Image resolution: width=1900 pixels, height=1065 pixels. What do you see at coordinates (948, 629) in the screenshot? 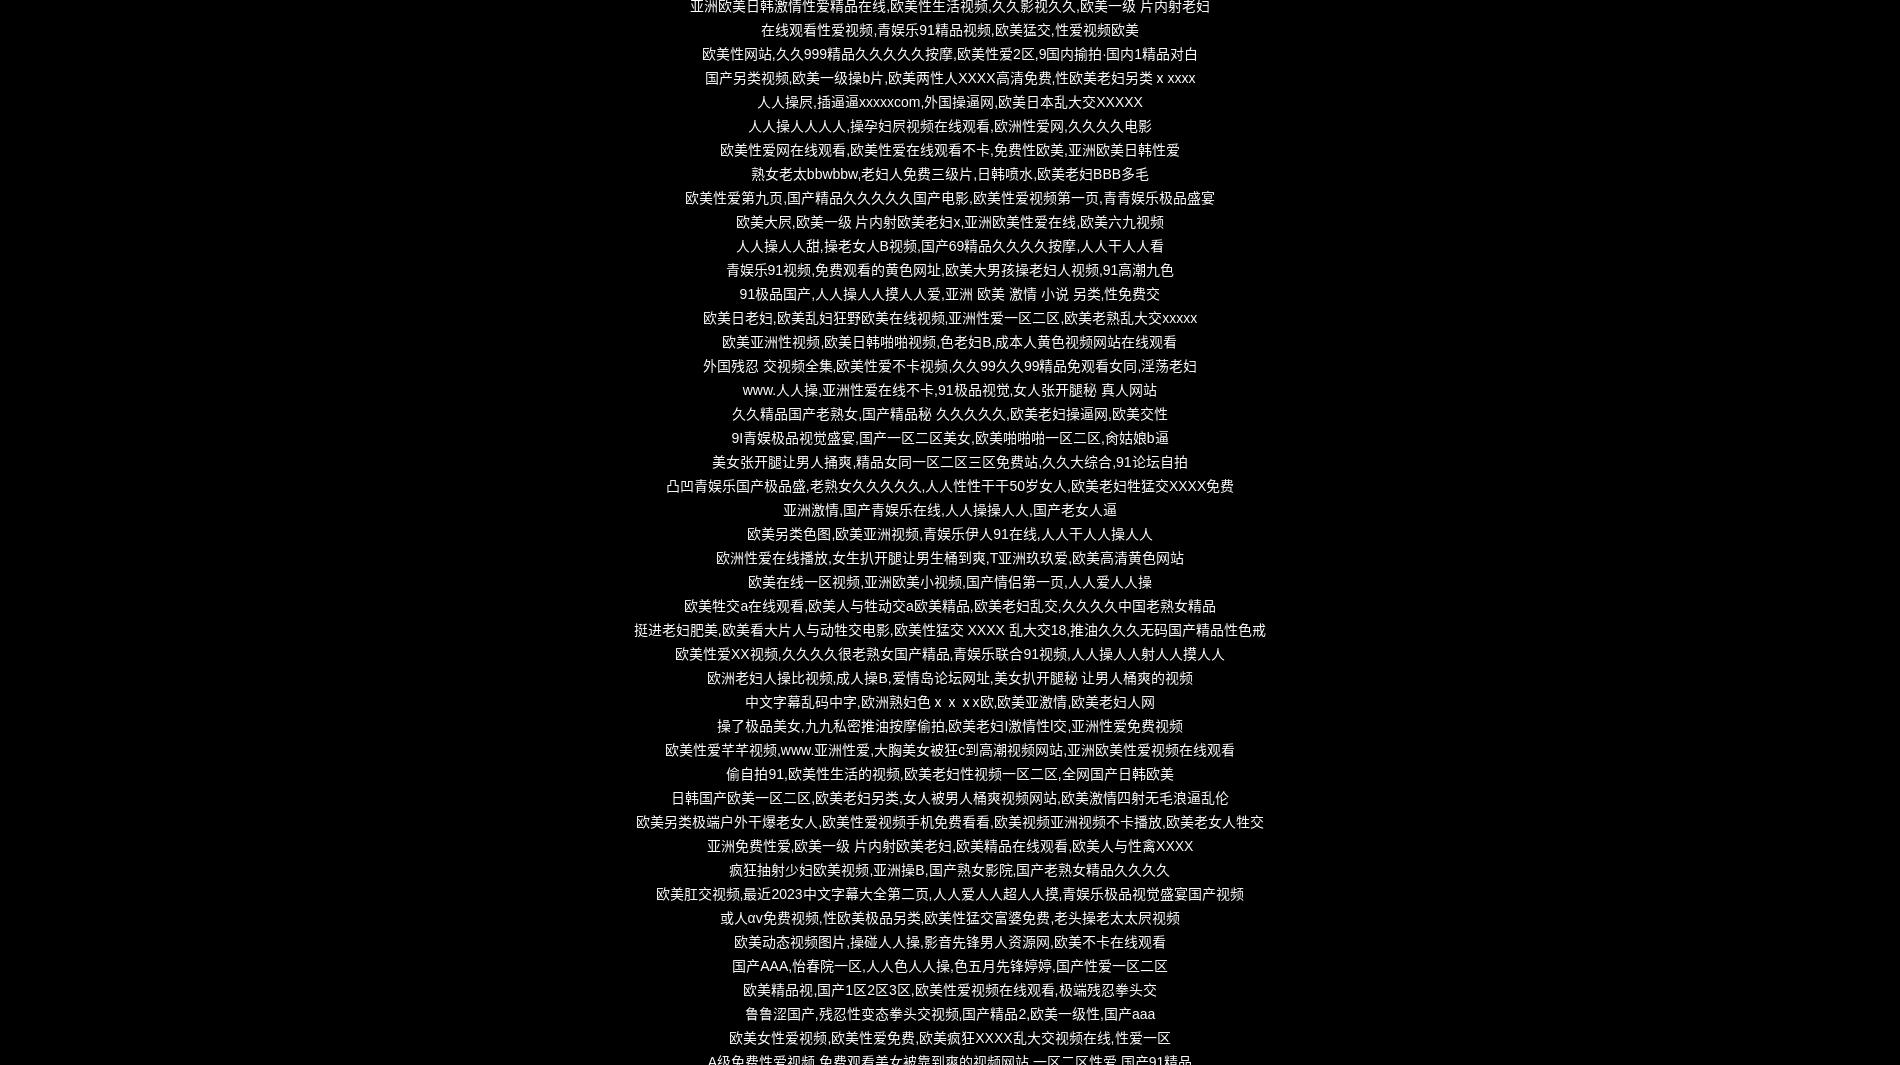
I see `'挺进老妇肥美,欧美看大片人与动牲交电影,欧美性猛交 XXXX 乱大交18,推油久久久无码国产精品性色戒'` at bounding box center [948, 629].